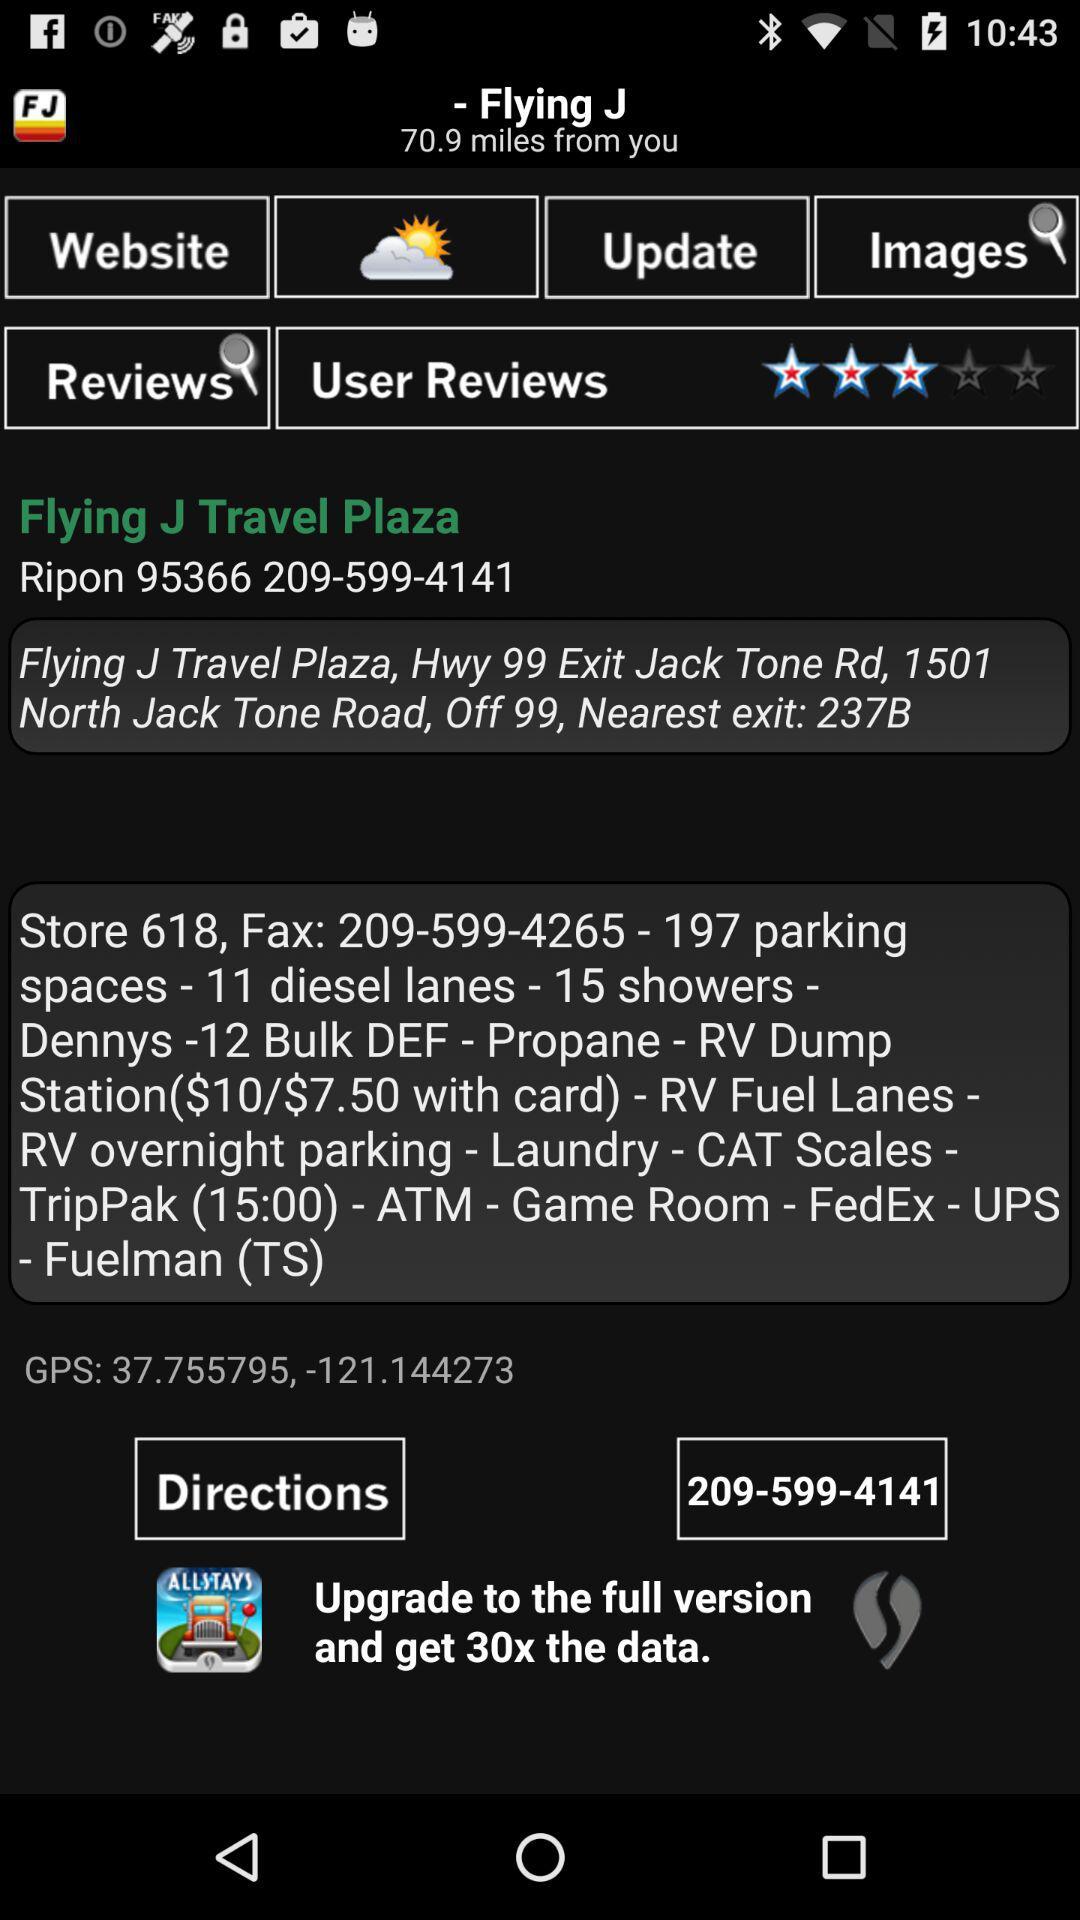 This screenshot has width=1080, height=1920. Describe the element at coordinates (676, 378) in the screenshot. I see `the text which is right of the text reviews` at that location.